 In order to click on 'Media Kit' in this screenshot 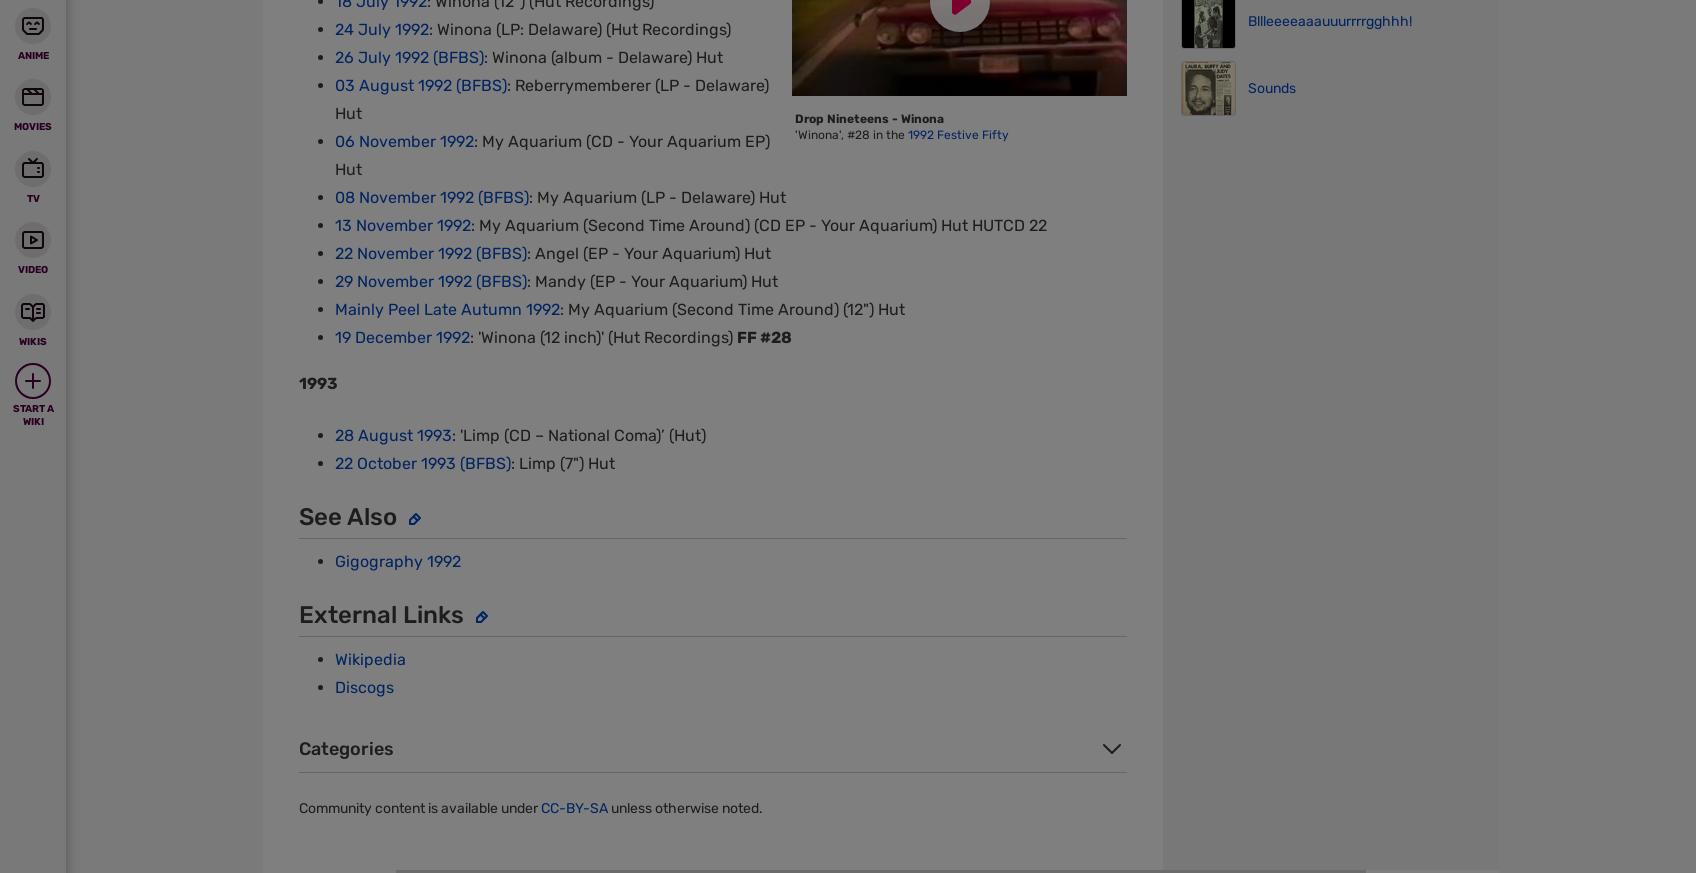, I will do `click(919, 105)`.